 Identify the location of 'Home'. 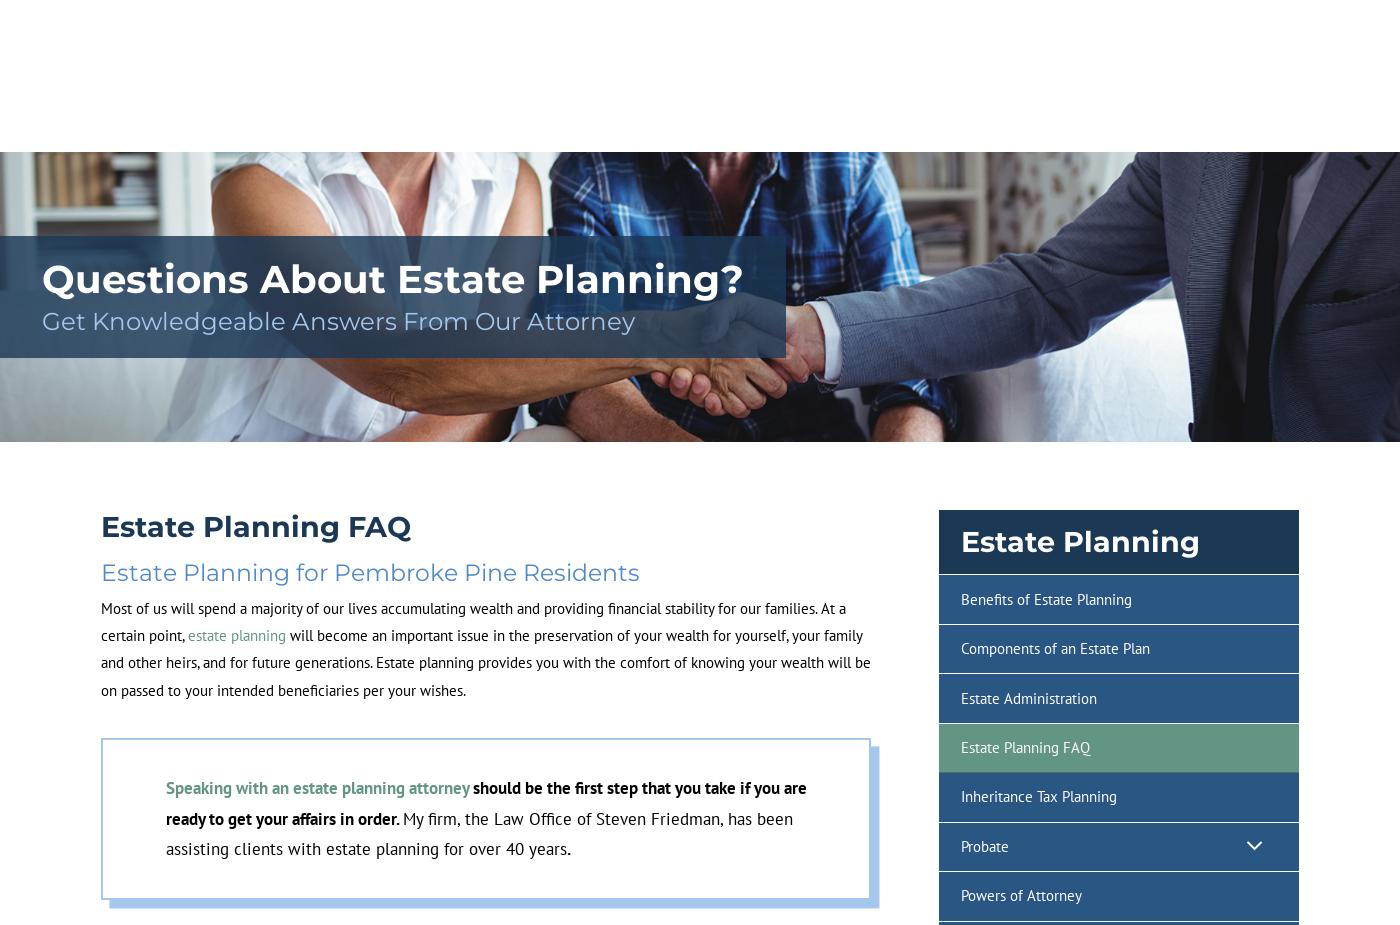
(158, 134).